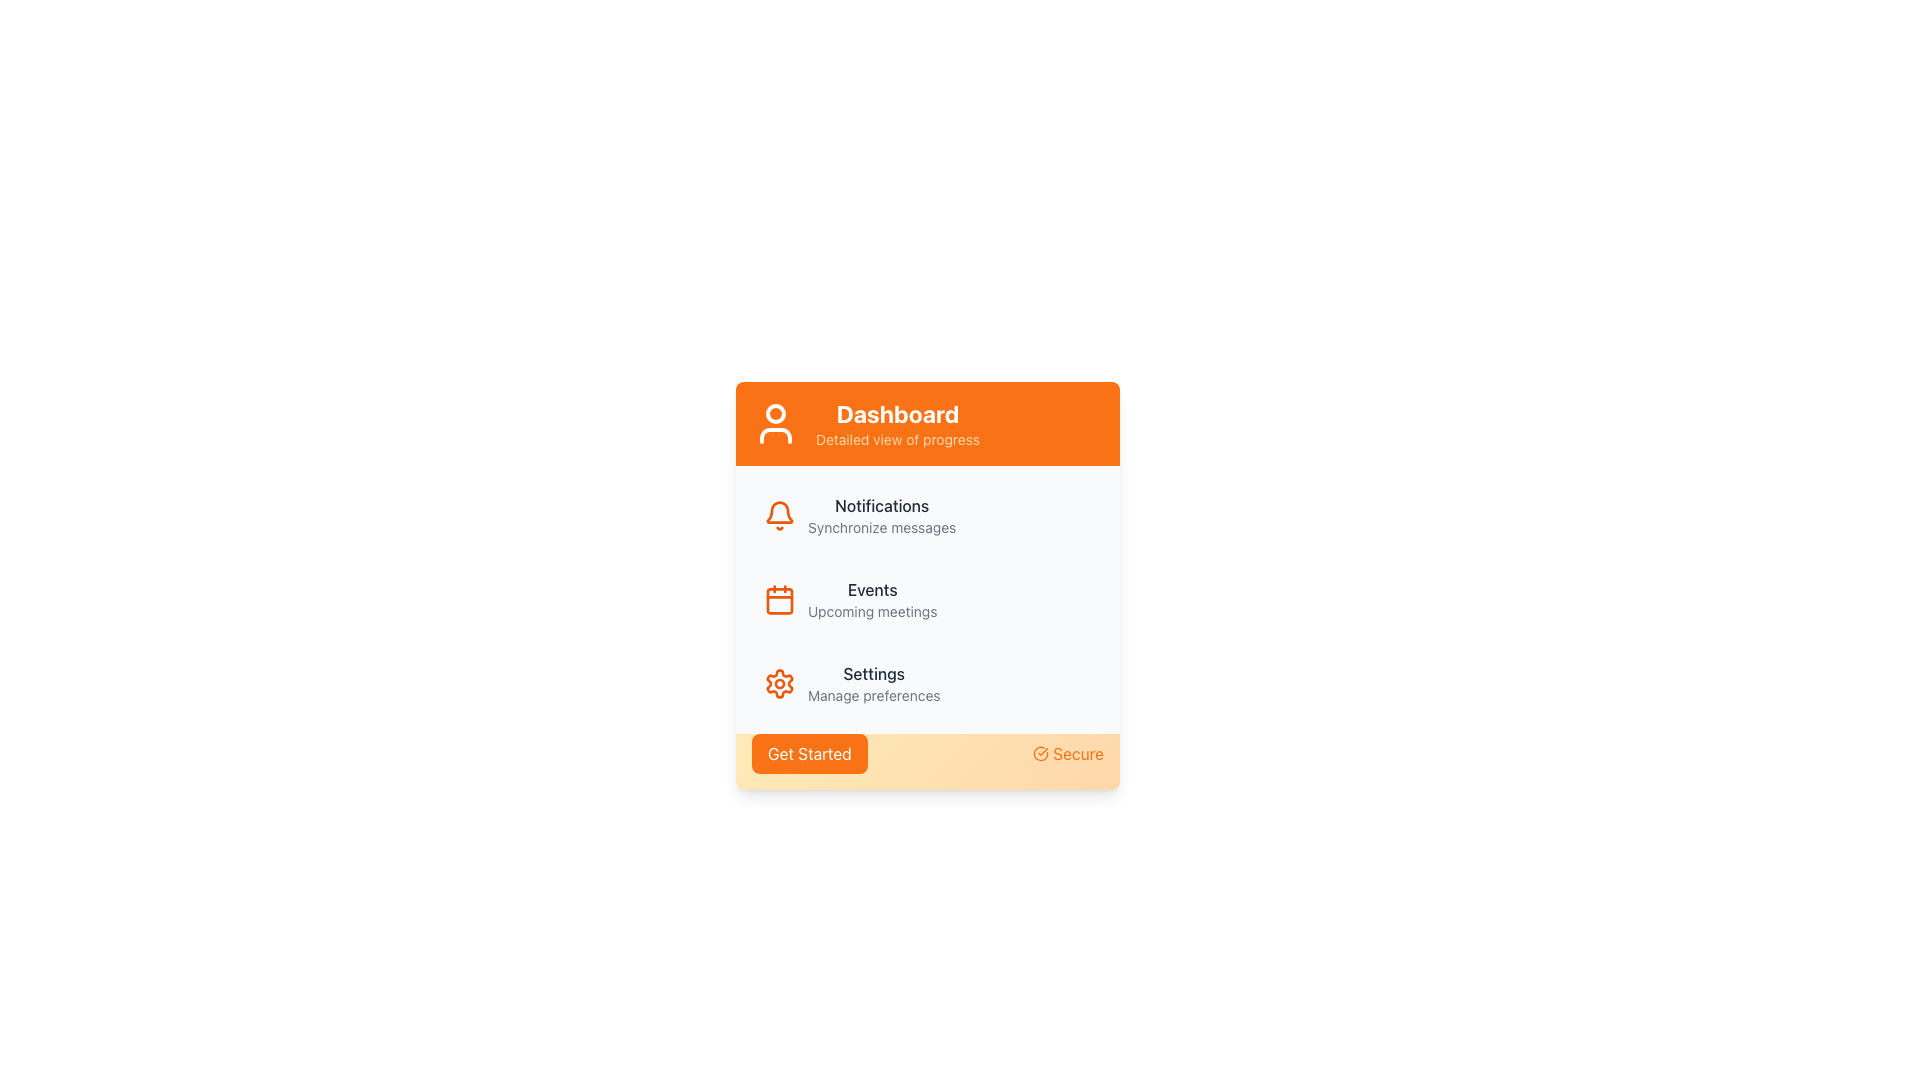 The image size is (1920, 1080). Describe the element at coordinates (874, 694) in the screenshot. I see `the descriptive text label located beneath the 'Settings' title and gear icon` at that location.